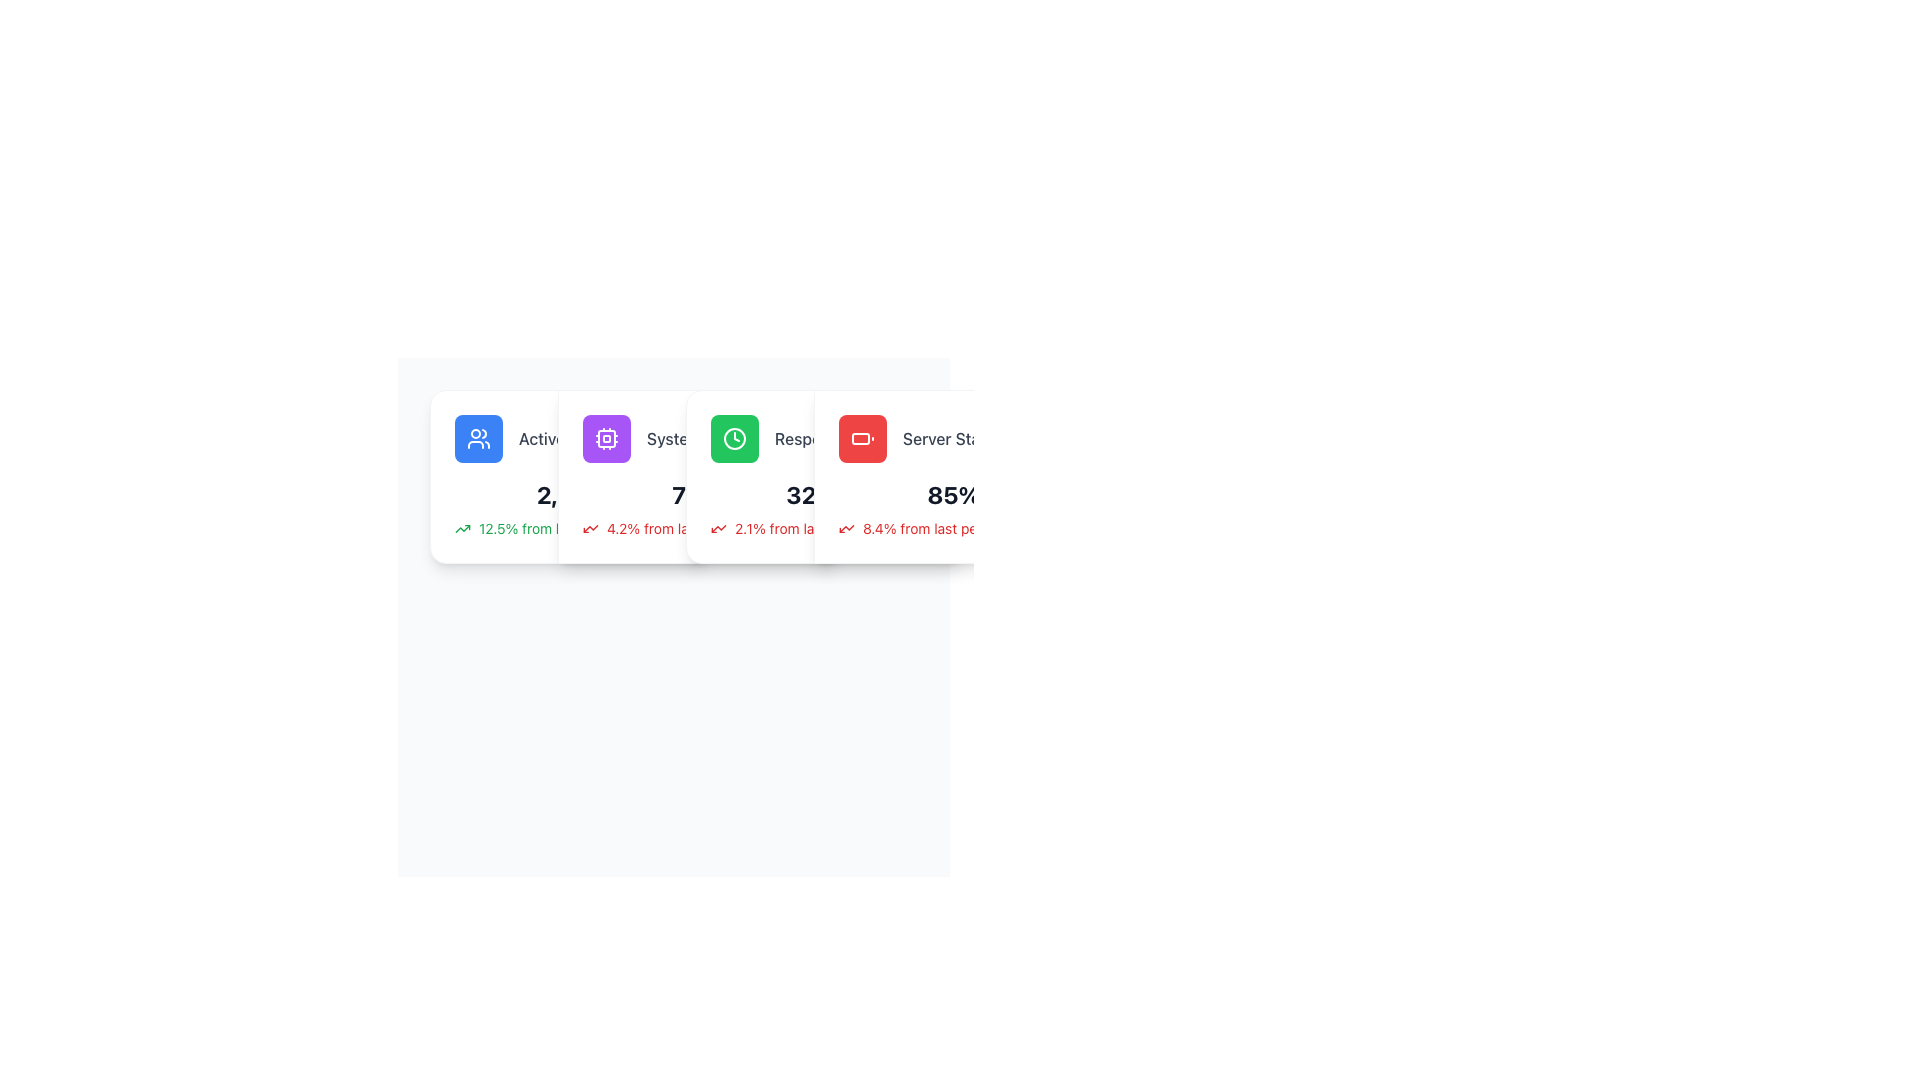 The width and height of the screenshot is (1920, 1080). Describe the element at coordinates (825, 508) in the screenshot. I see `the performance metric display for response time located in the lower section of the 'Response Time' card, which is the third card from the left in the row of similar cards` at that location.